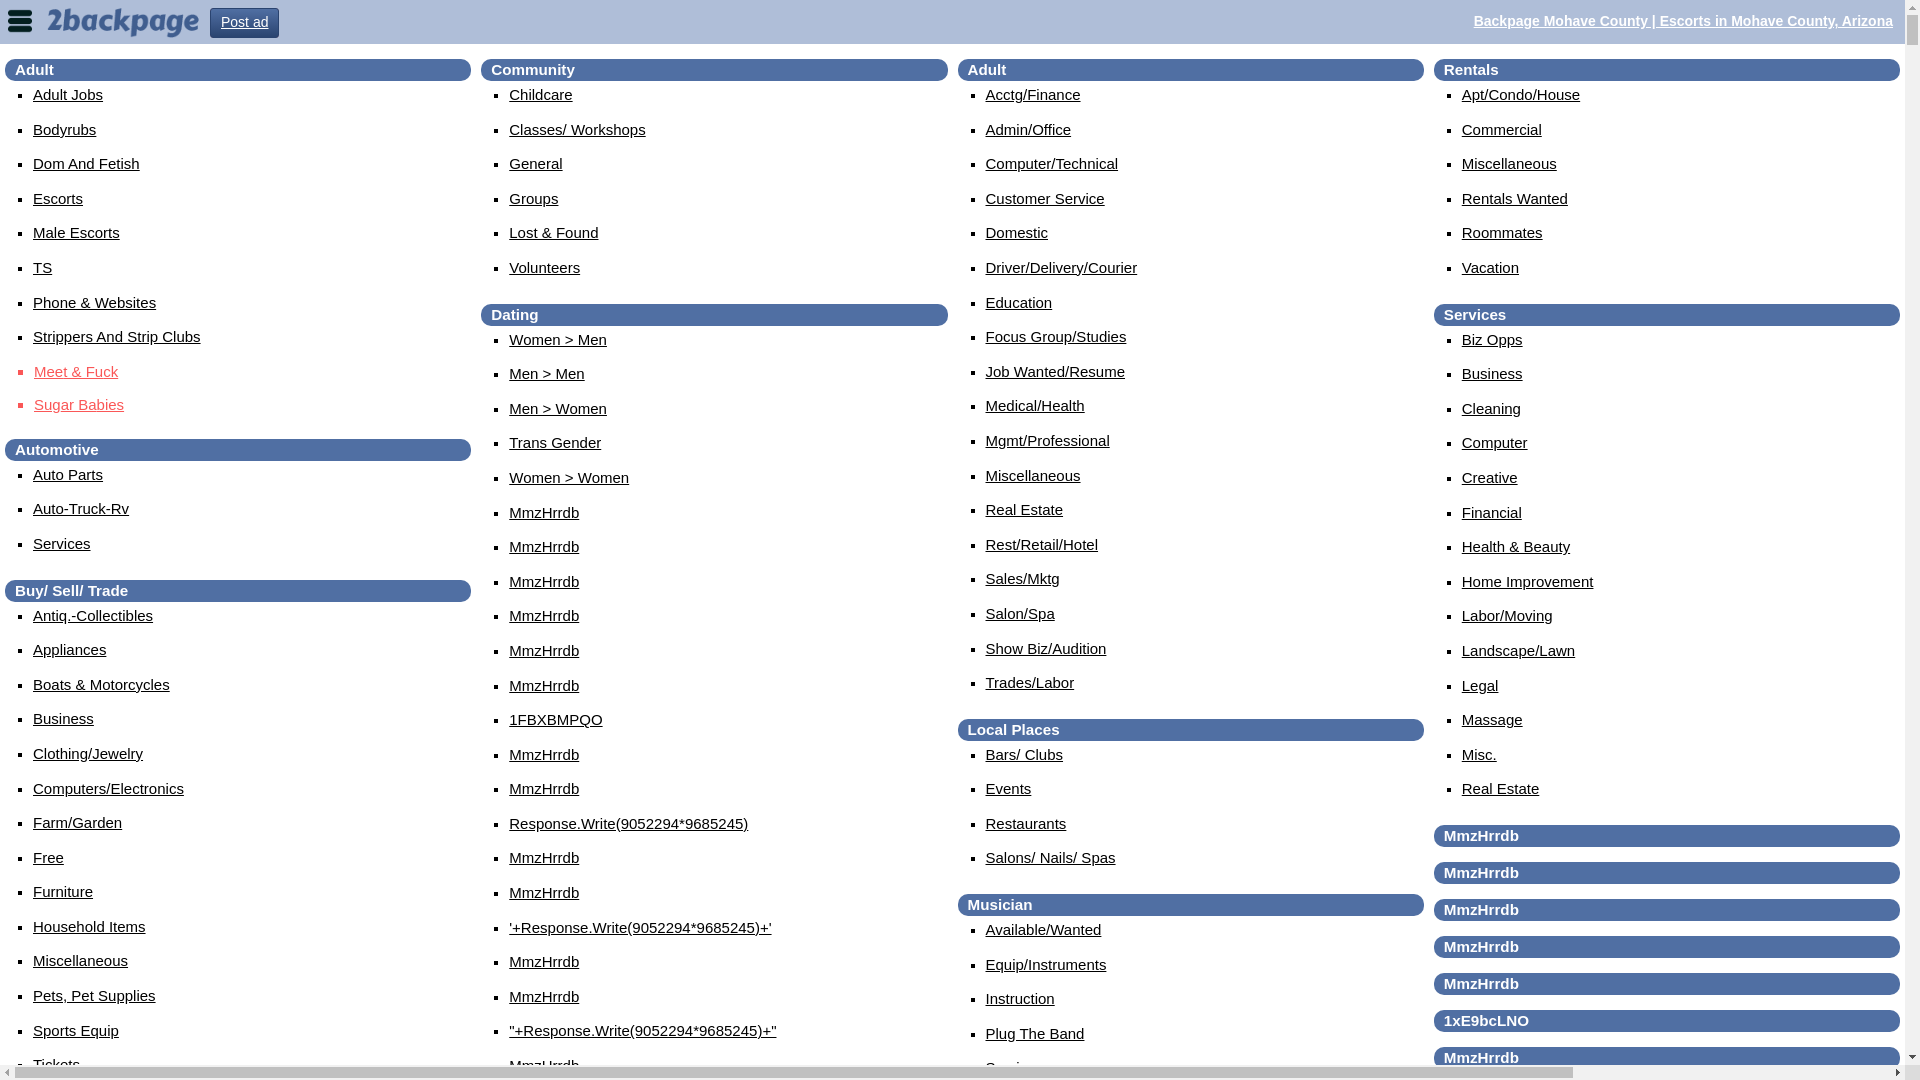 This screenshot has width=1920, height=1080. What do you see at coordinates (85, 162) in the screenshot?
I see `'Dom And Fetish'` at bounding box center [85, 162].